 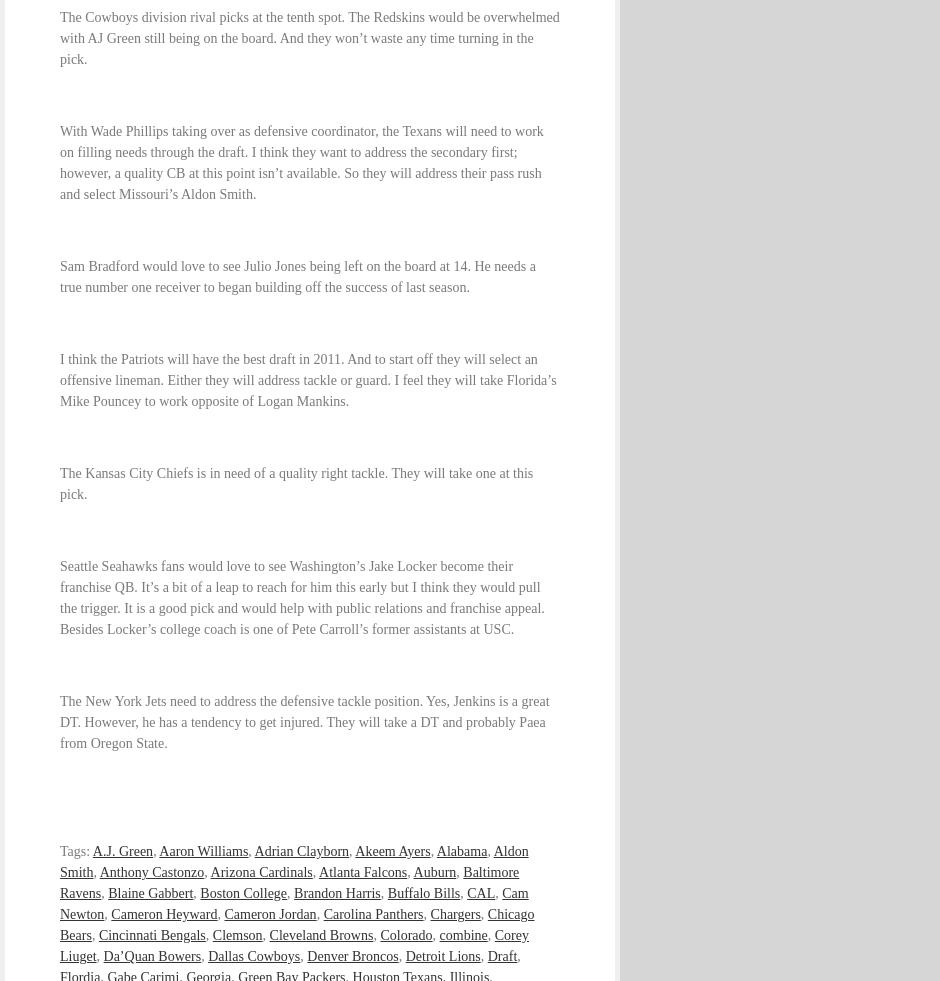 I want to click on 'Cameron Heyward', so click(x=164, y=914).